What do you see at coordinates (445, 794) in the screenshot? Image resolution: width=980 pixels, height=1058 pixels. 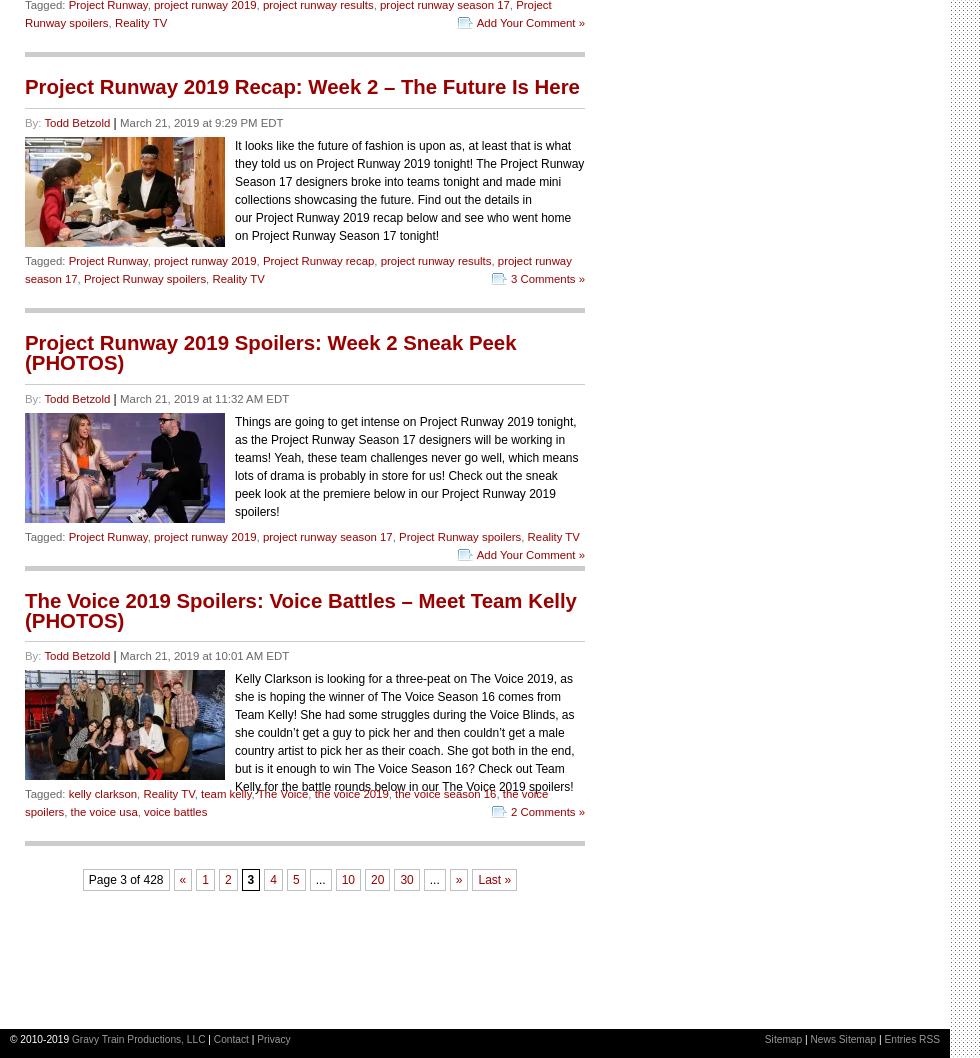 I see `'the voice season 16'` at bounding box center [445, 794].